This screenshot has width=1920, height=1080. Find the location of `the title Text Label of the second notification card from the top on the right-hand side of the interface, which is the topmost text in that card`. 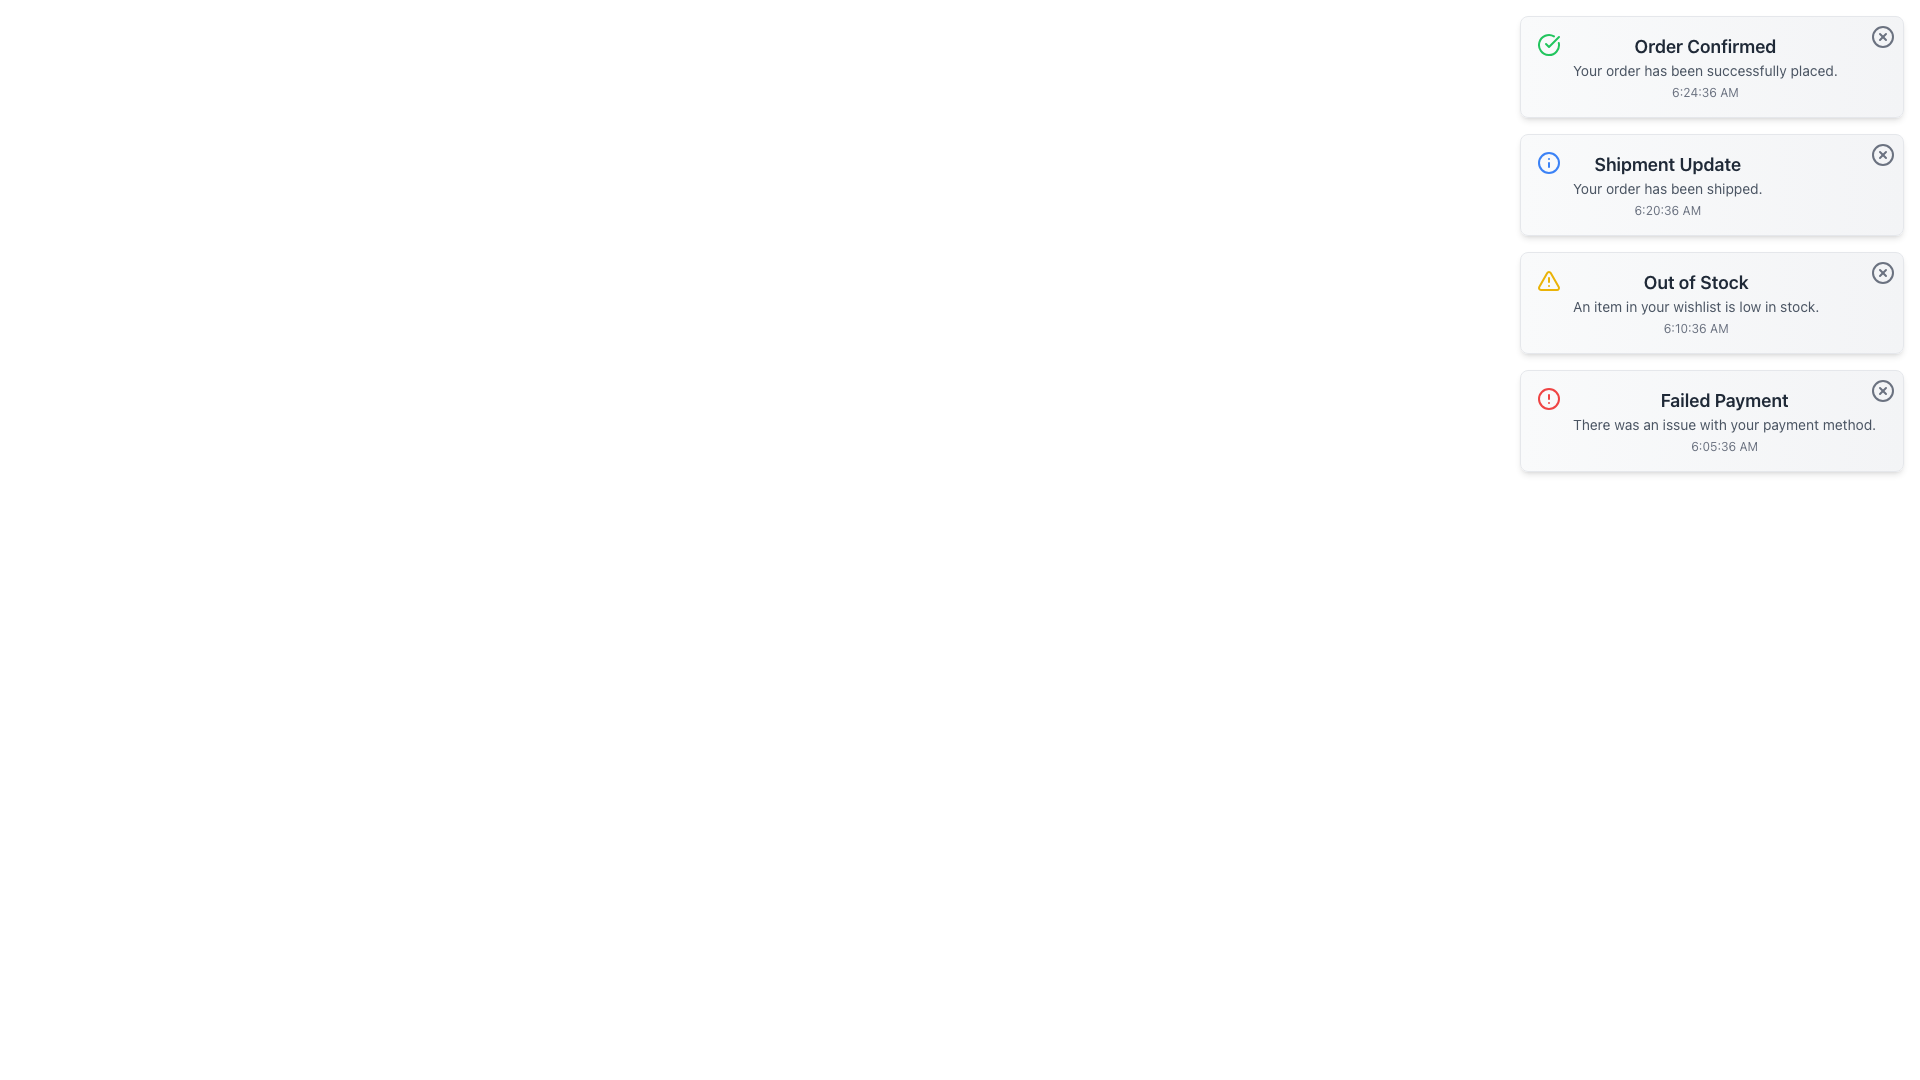

the title Text Label of the second notification card from the top on the right-hand side of the interface, which is the topmost text in that card is located at coordinates (1667, 164).